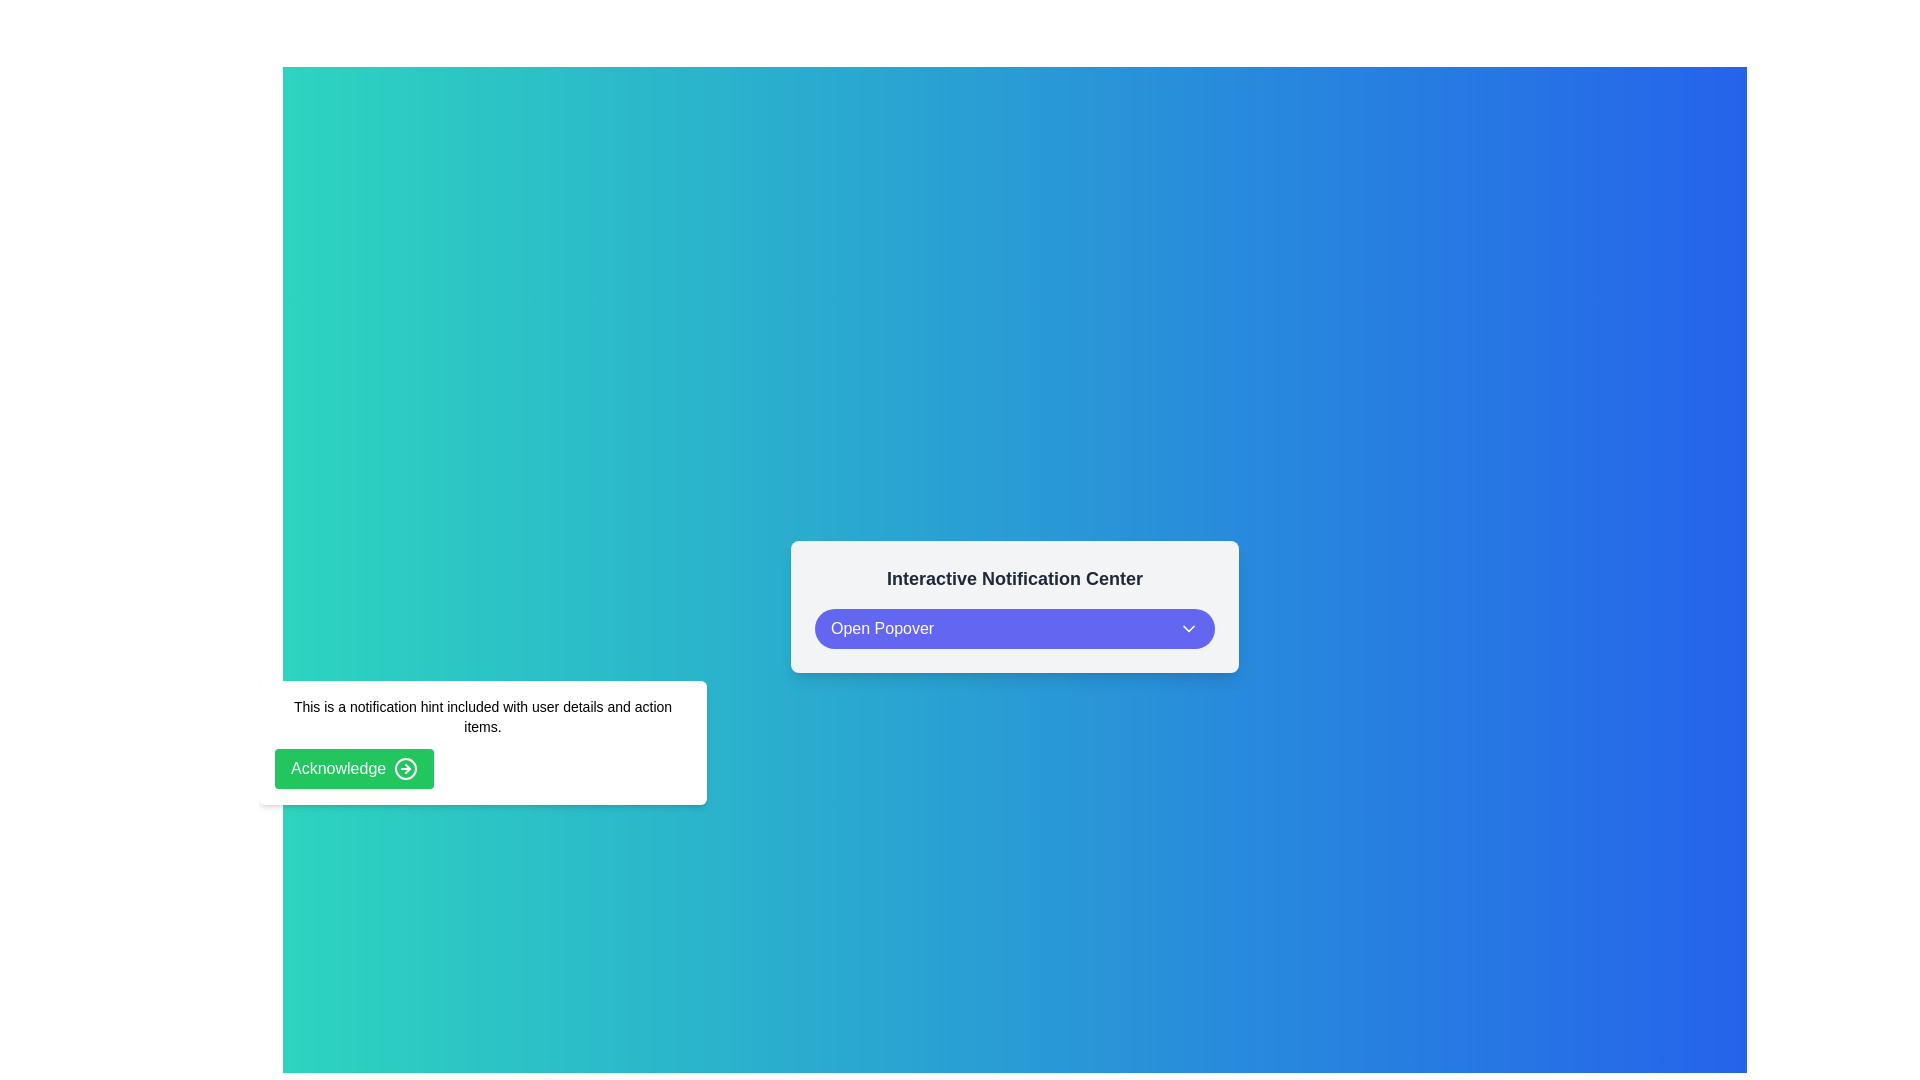  What do you see at coordinates (354, 767) in the screenshot?
I see `the 'Acknowledge' button, which is a rectangular button with bold white text on a bright green background, located at the bottom-left of the notification box` at bounding box center [354, 767].